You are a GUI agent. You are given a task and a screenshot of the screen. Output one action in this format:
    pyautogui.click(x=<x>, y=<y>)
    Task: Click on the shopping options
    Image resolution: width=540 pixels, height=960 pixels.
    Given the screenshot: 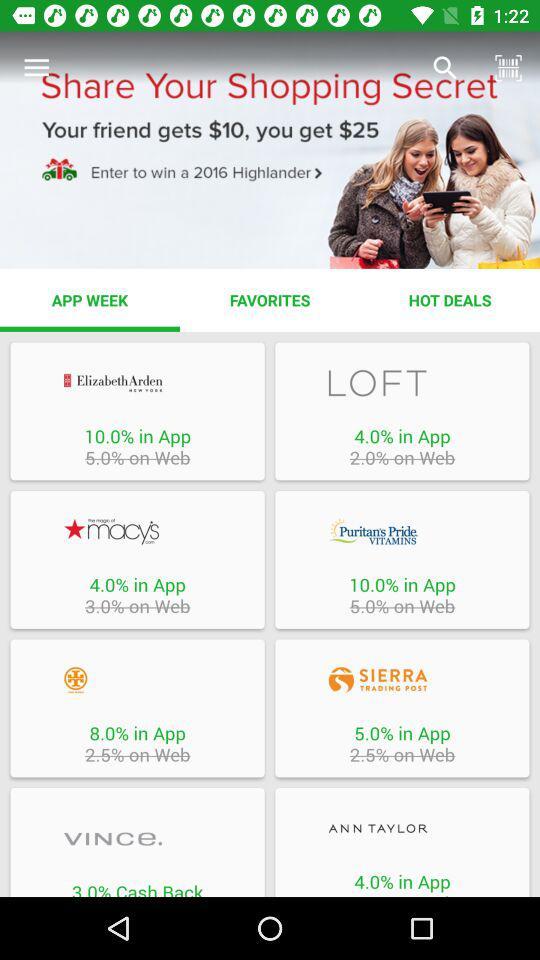 What is the action you would take?
    pyautogui.click(x=402, y=382)
    